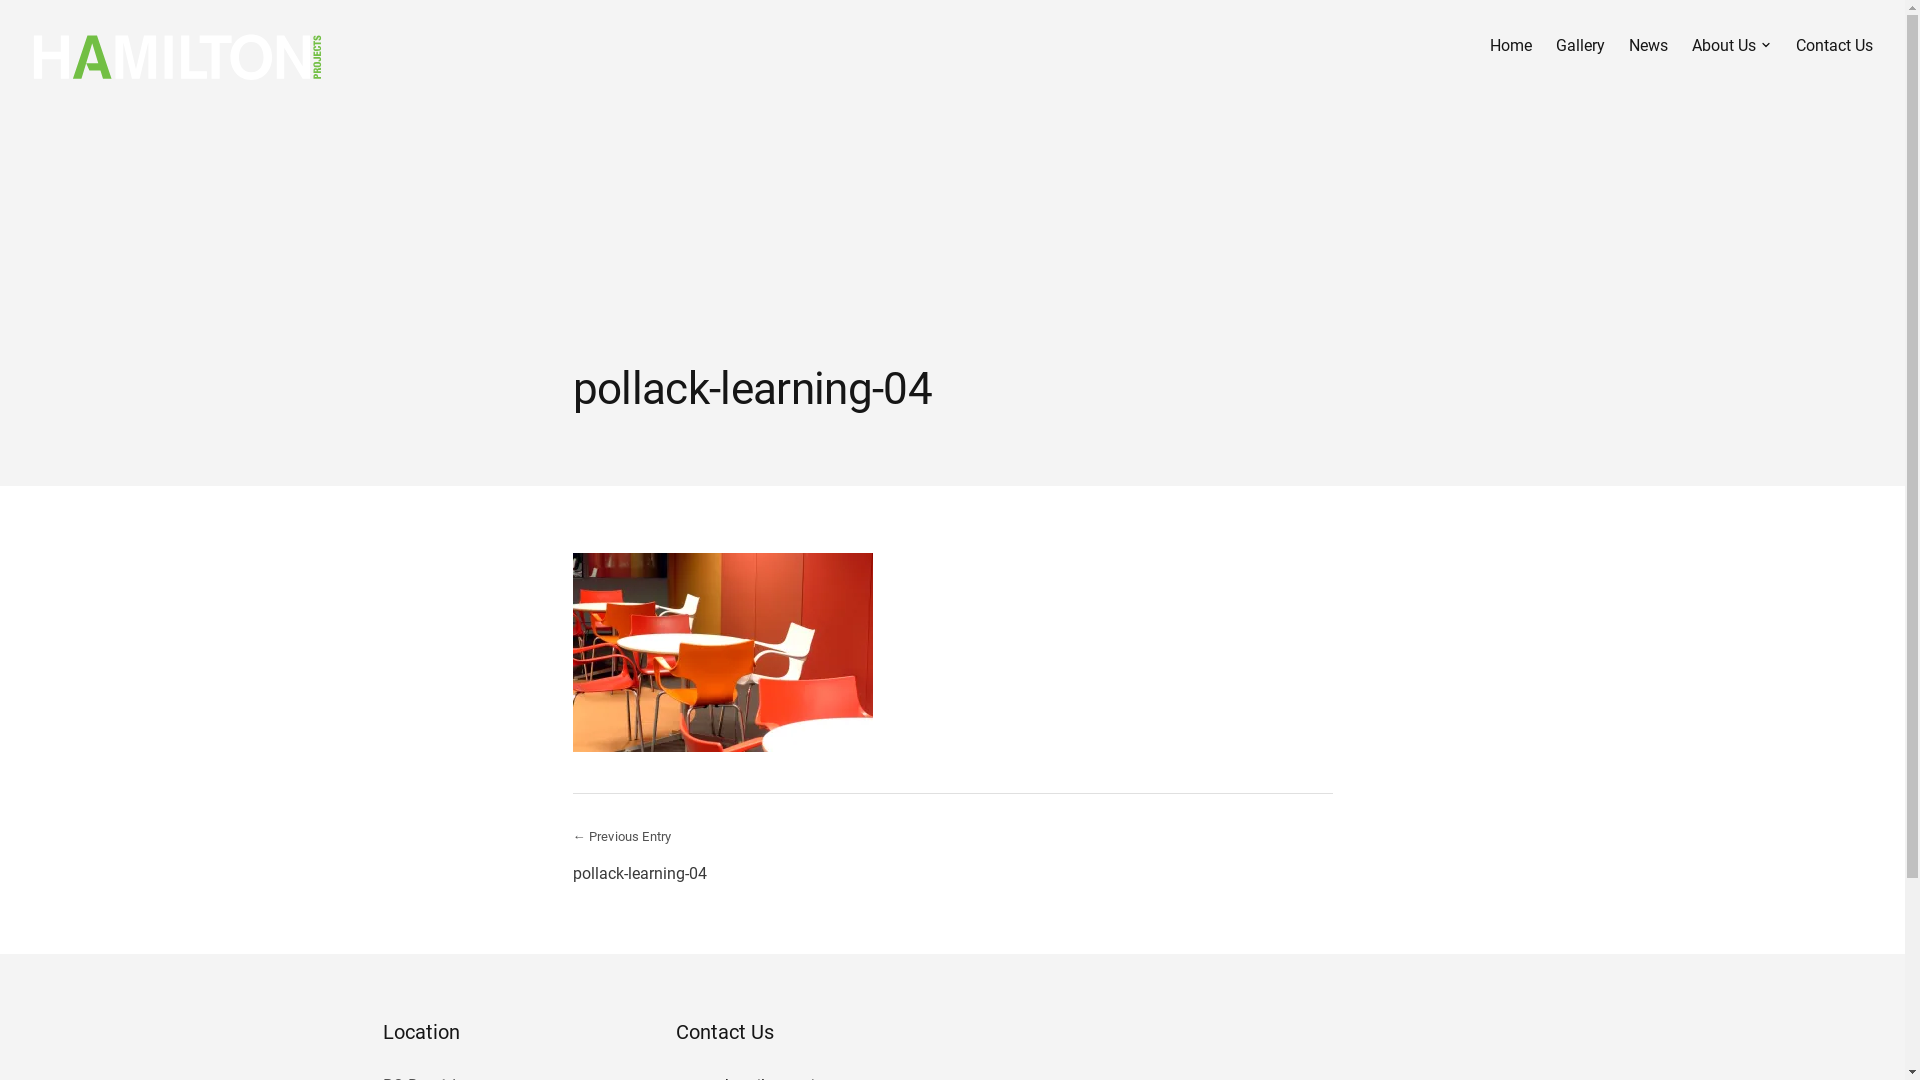  Describe the element at coordinates (1511, 45) in the screenshot. I see `'Home'` at that location.